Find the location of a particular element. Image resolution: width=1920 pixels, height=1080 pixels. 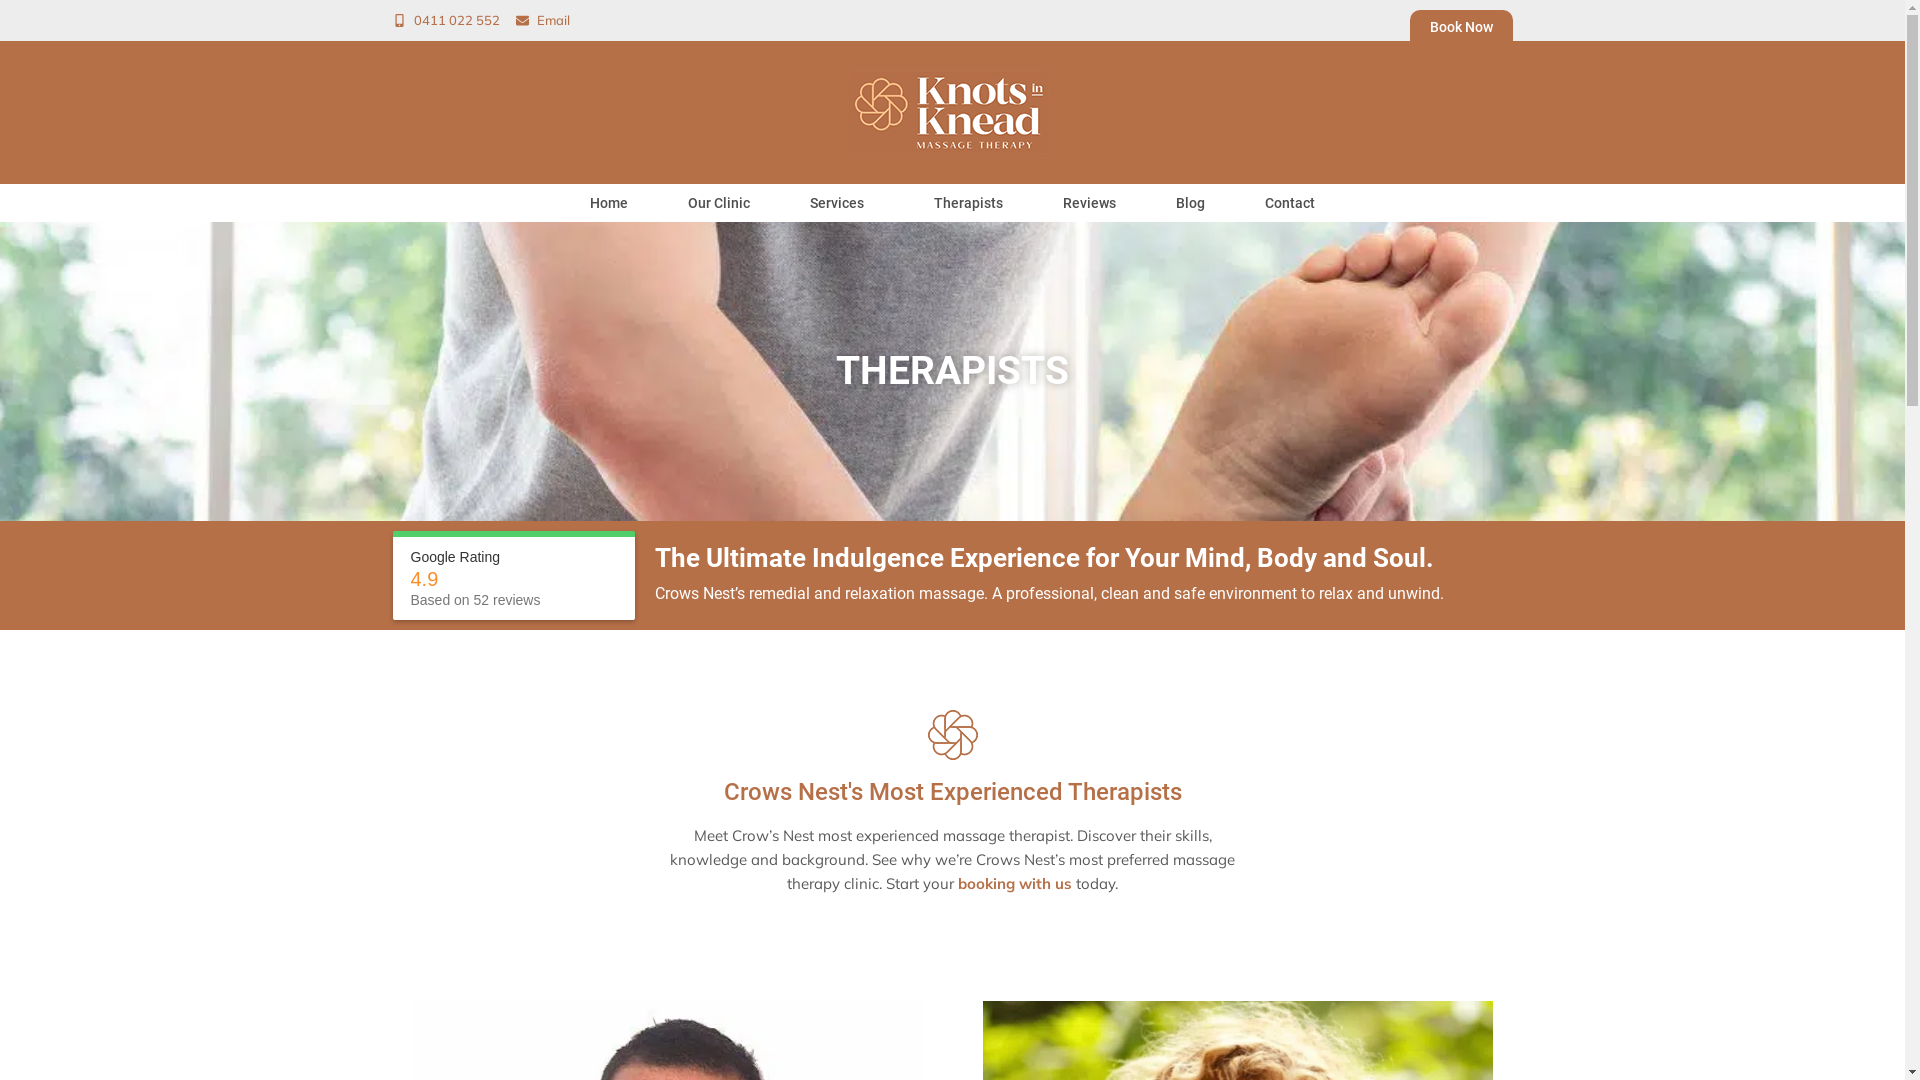

'Therapists' is located at coordinates (968, 203).